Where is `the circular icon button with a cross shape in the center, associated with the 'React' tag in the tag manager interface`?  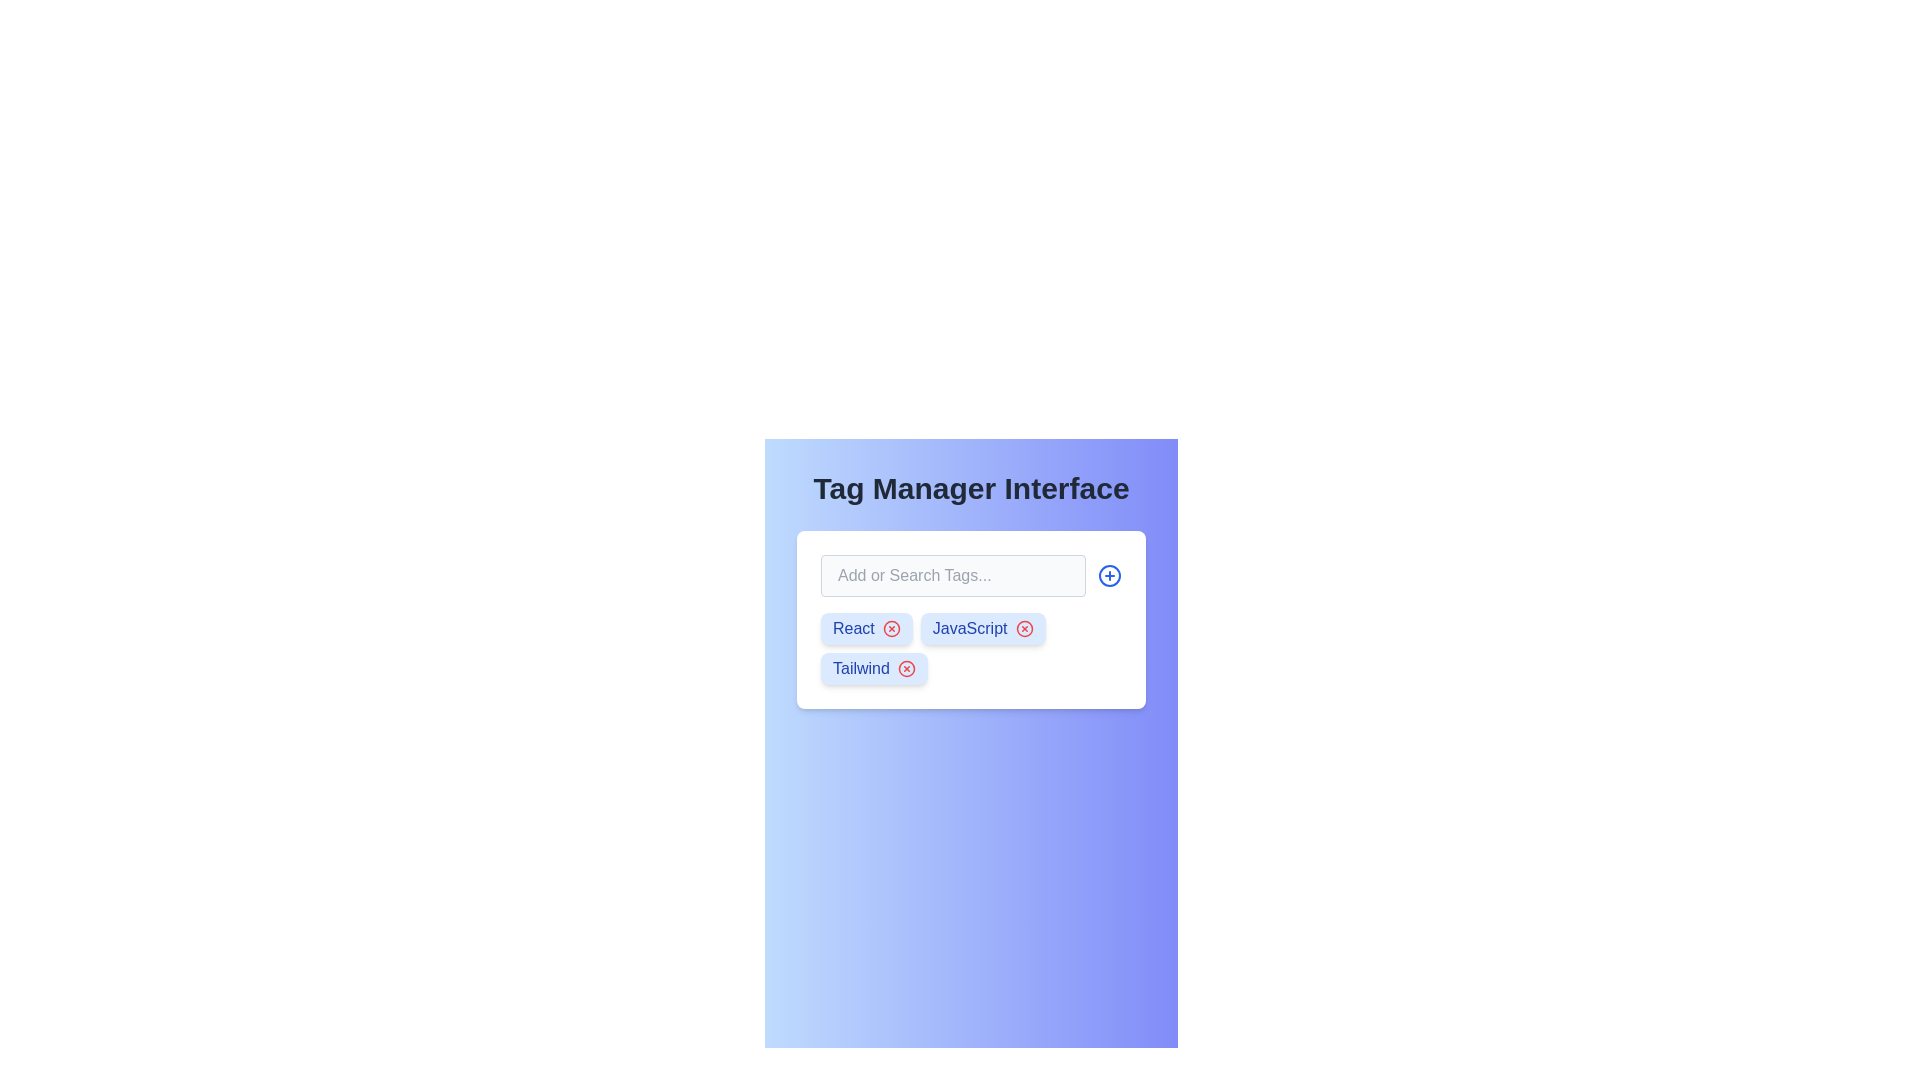
the circular icon button with a cross shape in the center, associated with the 'React' tag in the tag manager interface is located at coordinates (890, 627).